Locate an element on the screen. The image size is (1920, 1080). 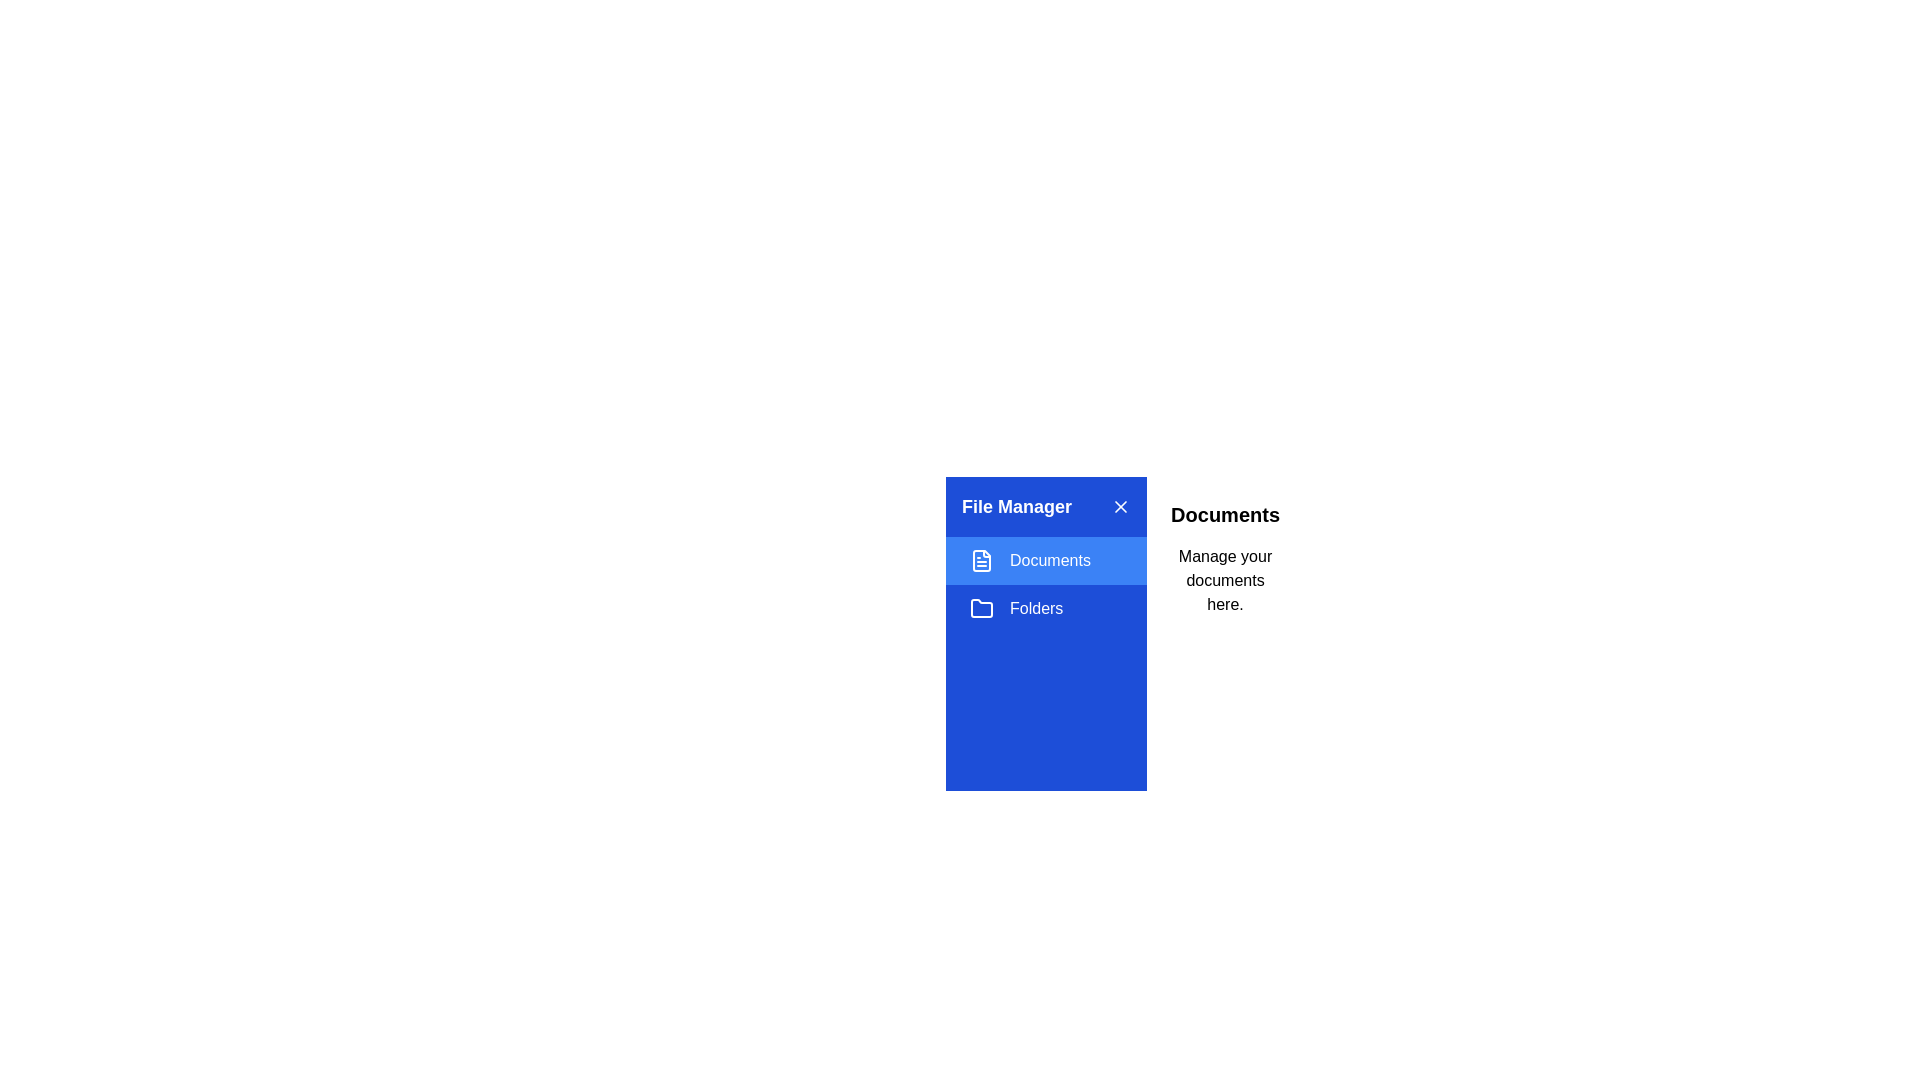
the section Documents in the drawer is located at coordinates (1045, 560).